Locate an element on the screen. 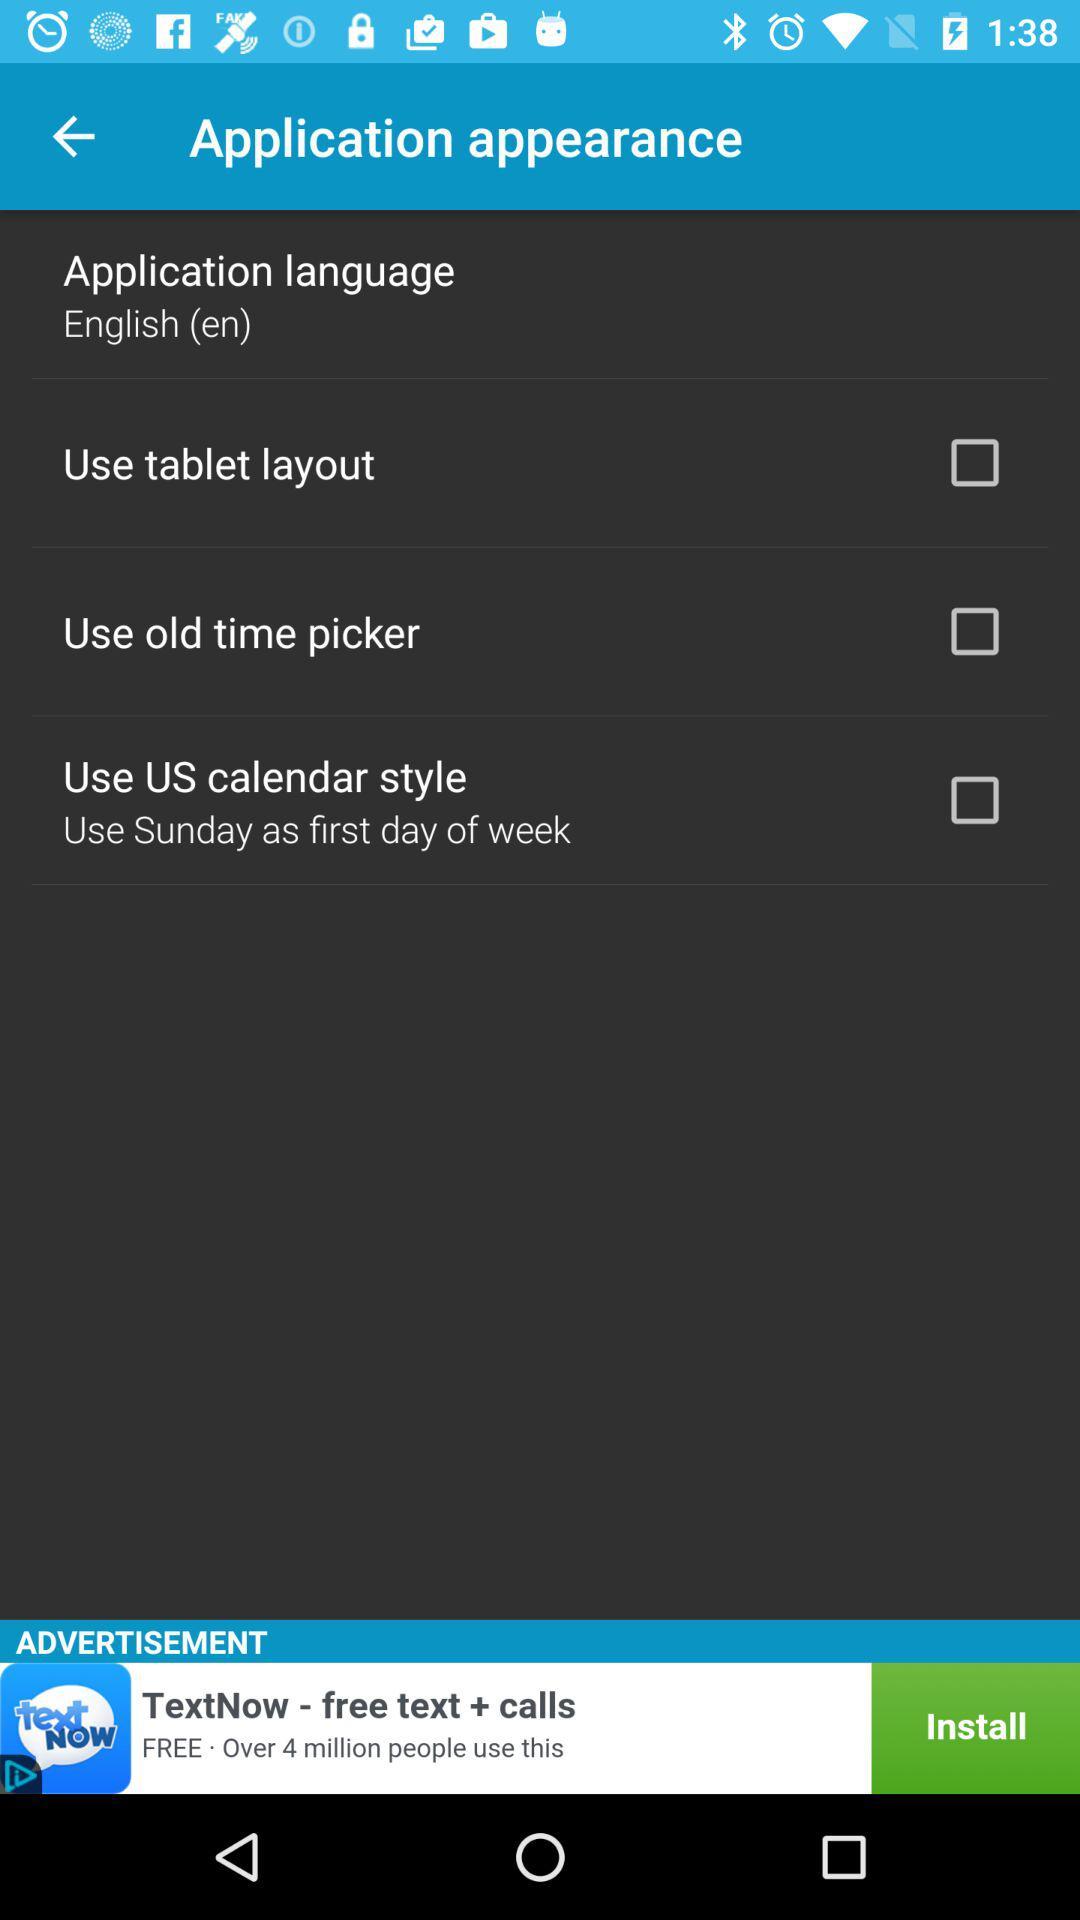 This screenshot has width=1080, height=1920. the item below advertisement icon is located at coordinates (540, 1727).